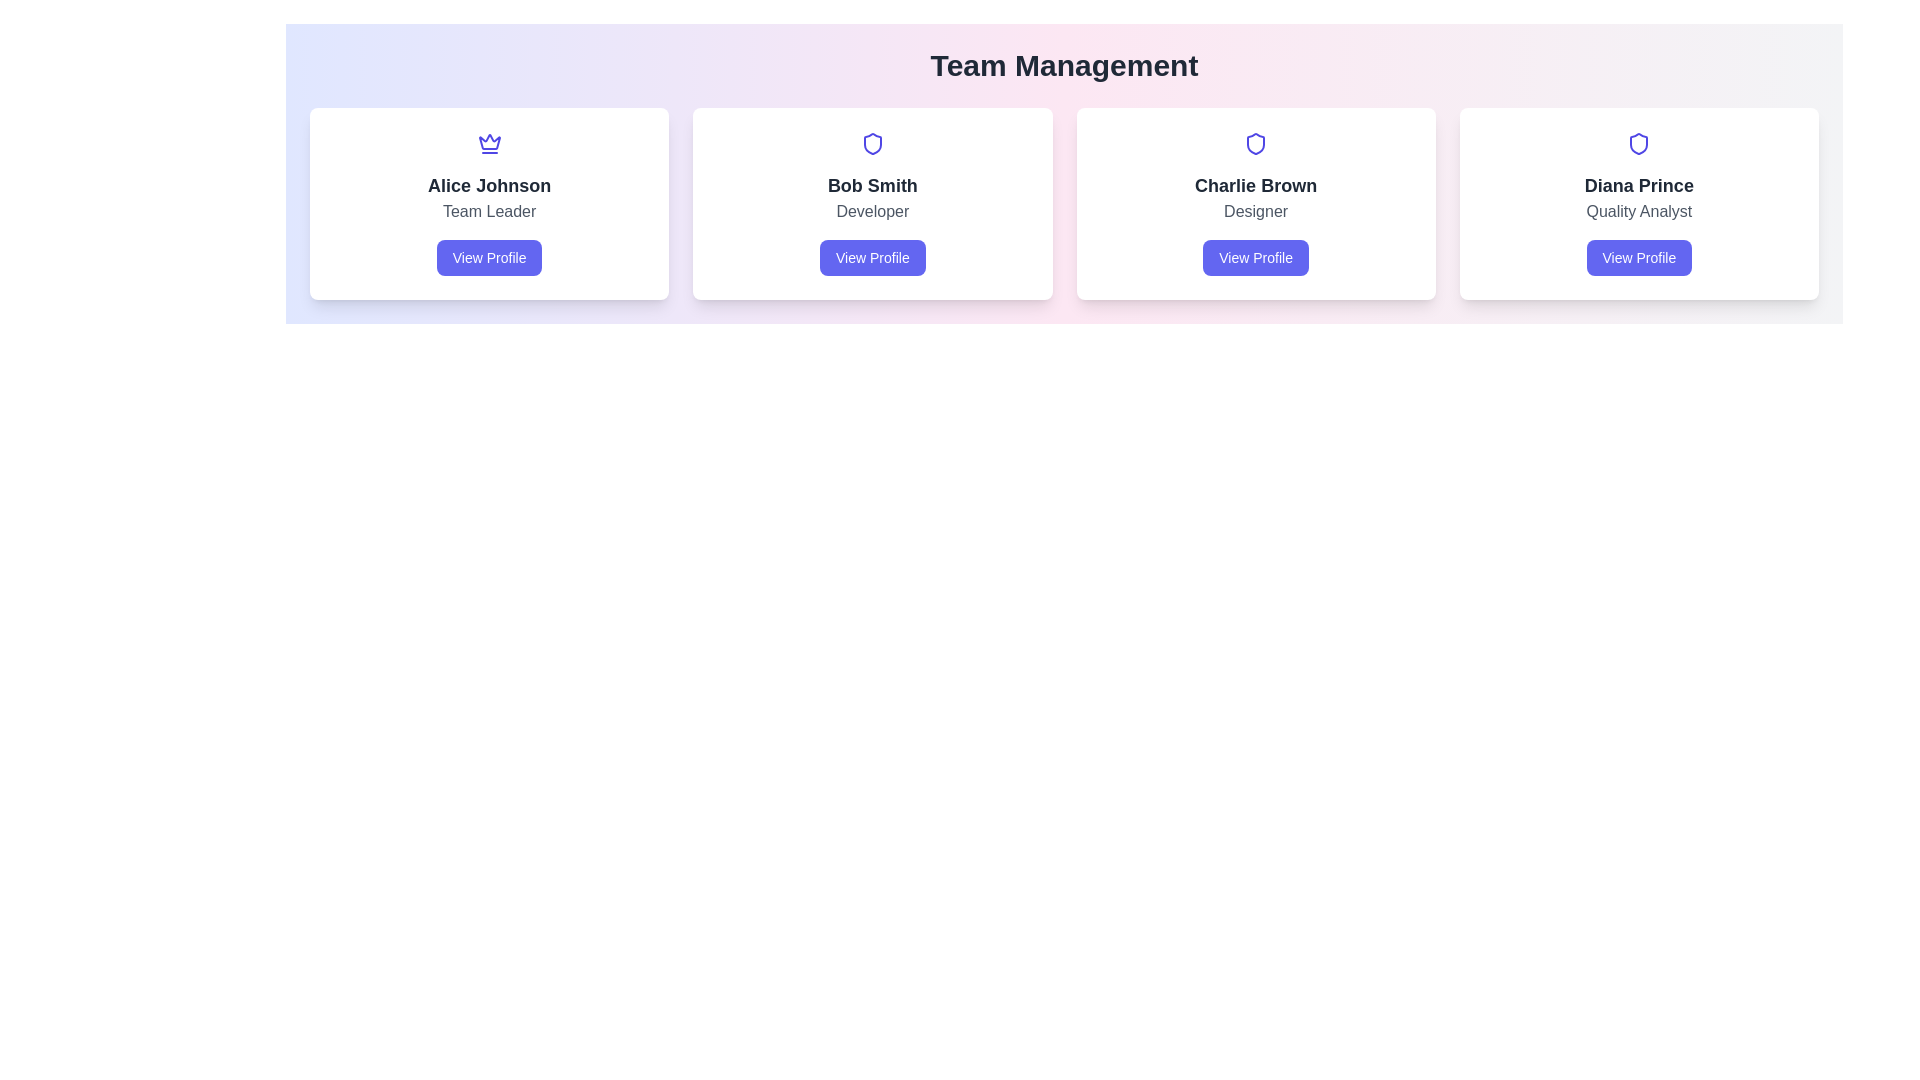 This screenshot has width=1920, height=1080. I want to click on the fourth card in the grid layout that provides information about Diana Prince, so click(1639, 204).